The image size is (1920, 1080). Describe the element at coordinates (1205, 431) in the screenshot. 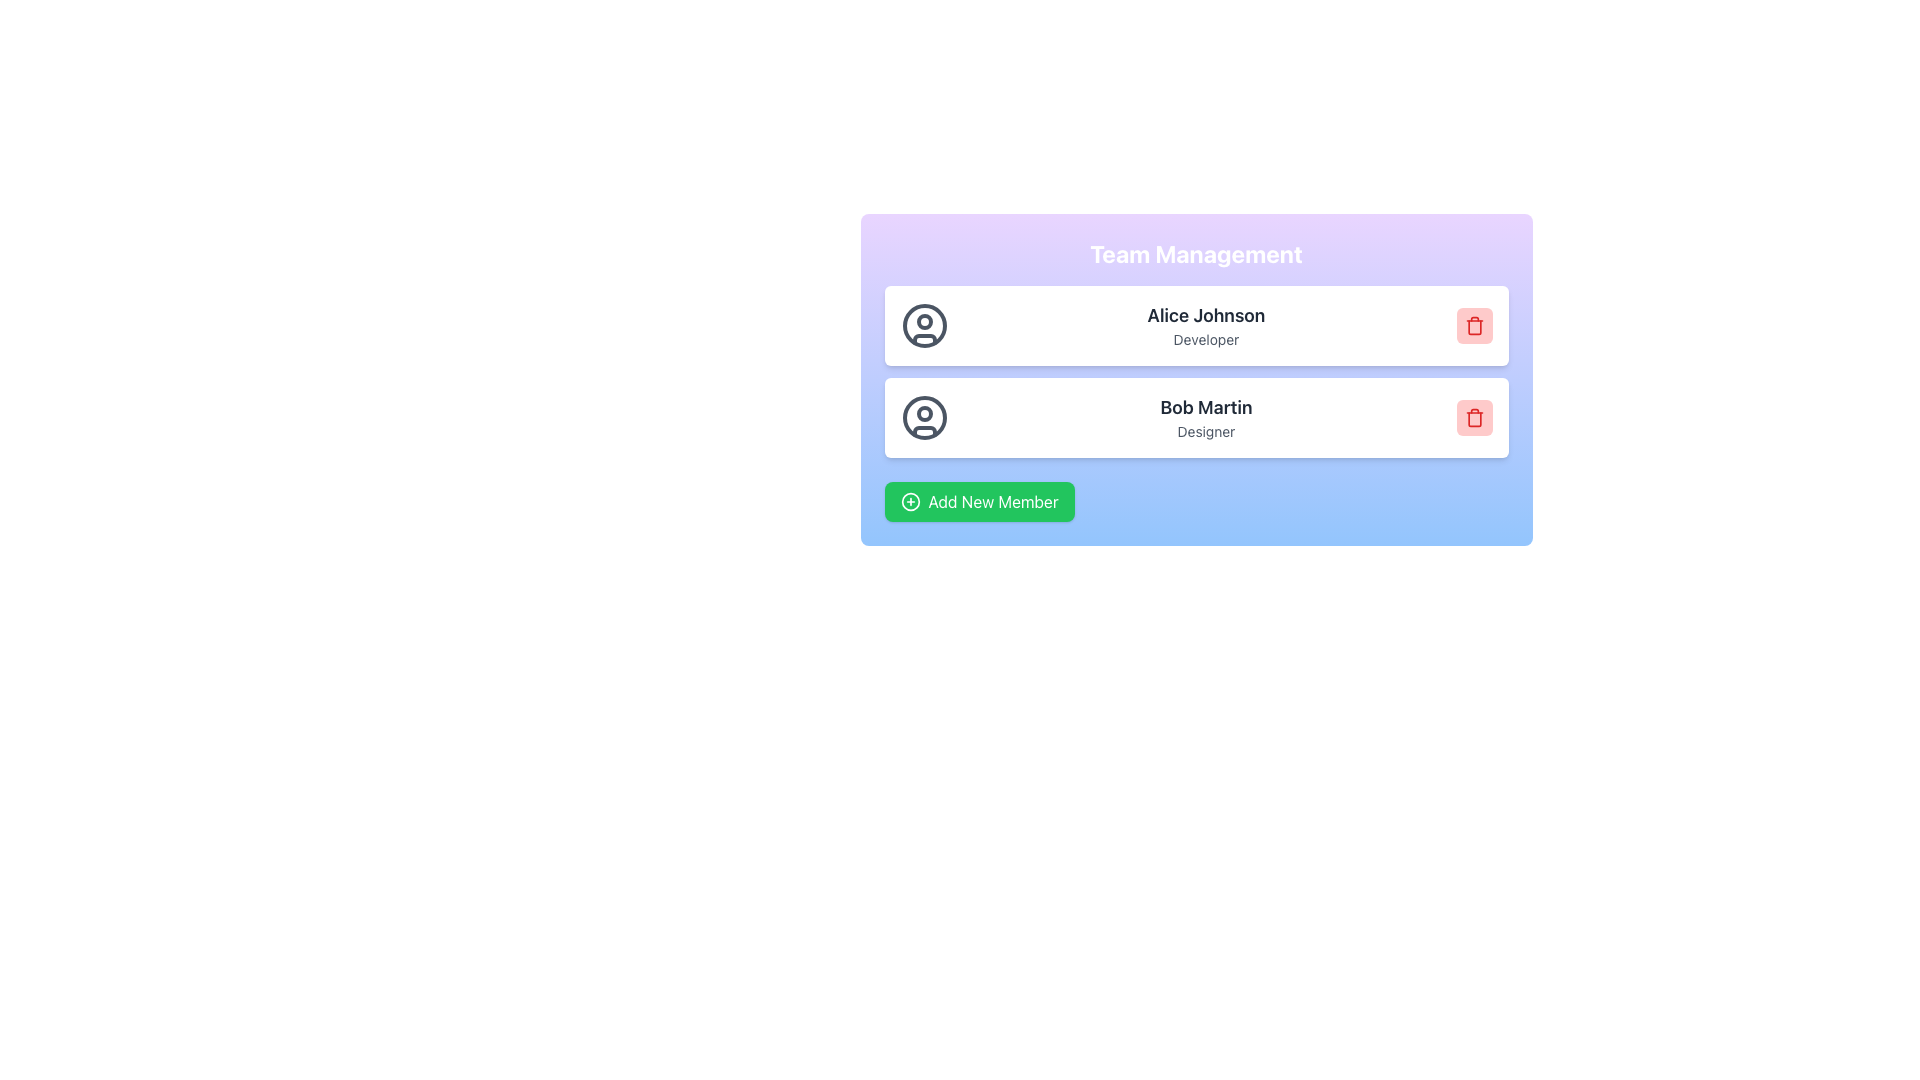

I see `the text label displaying the word 'Designer' which is located below the 'Bob Martin' name label in the user profile section` at that location.